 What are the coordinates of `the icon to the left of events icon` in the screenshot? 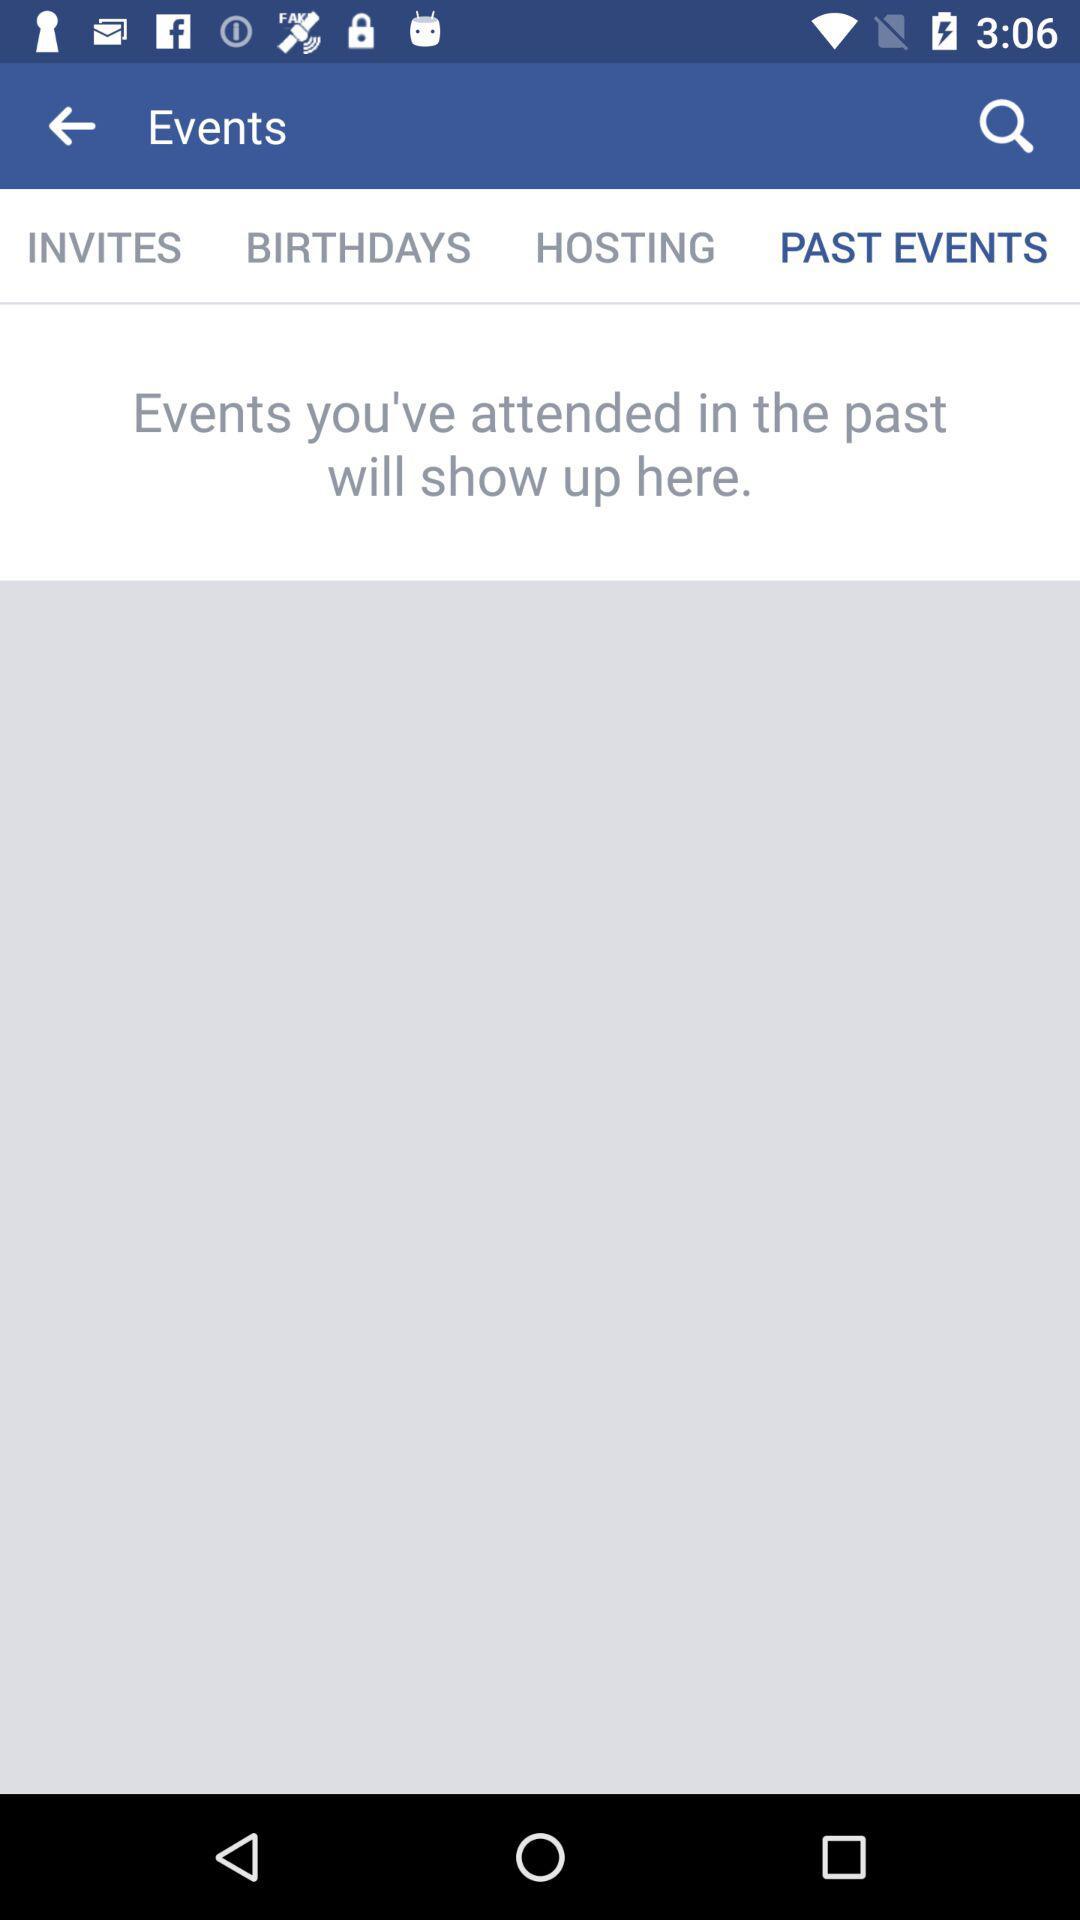 It's located at (72, 124).